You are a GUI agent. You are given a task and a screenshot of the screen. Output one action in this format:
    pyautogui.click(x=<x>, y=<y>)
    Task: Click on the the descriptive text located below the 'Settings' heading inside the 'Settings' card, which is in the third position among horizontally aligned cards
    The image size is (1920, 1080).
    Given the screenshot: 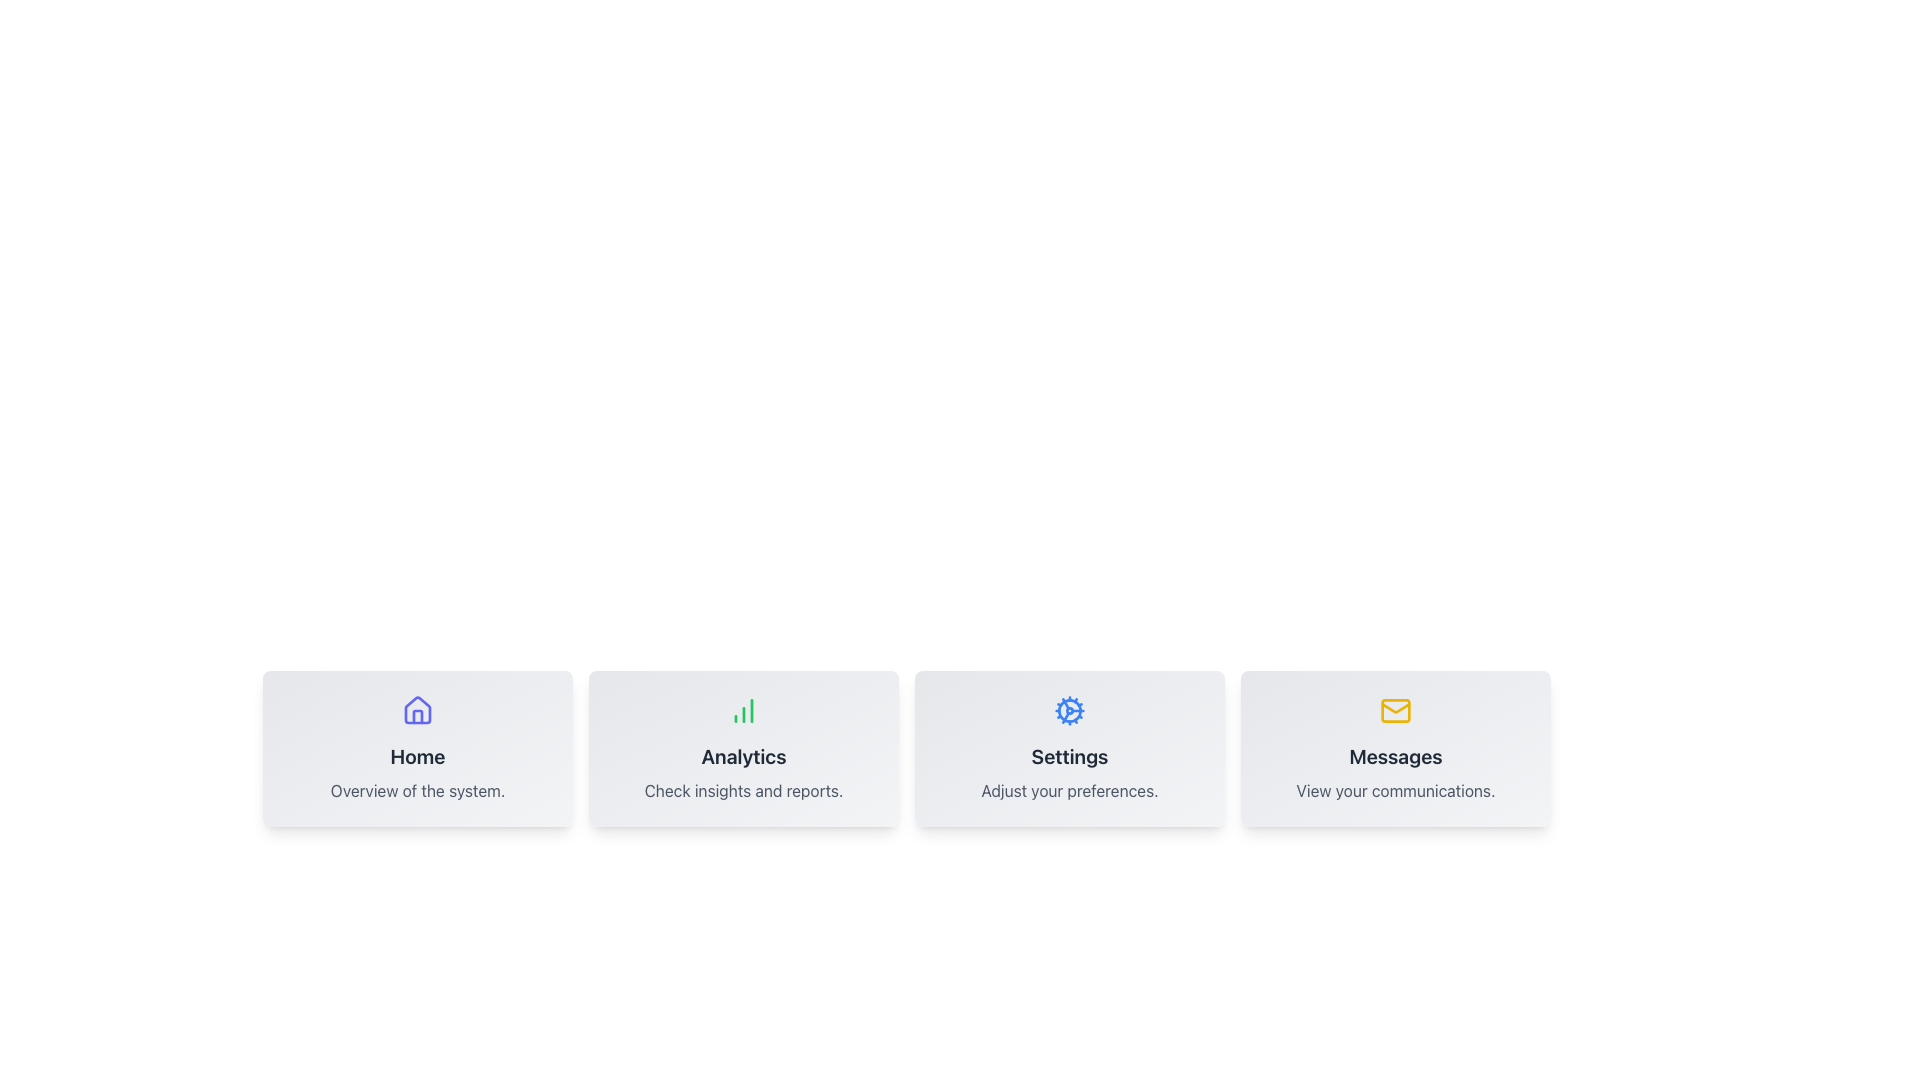 What is the action you would take?
    pyautogui.click(x=1069, y=789)
    